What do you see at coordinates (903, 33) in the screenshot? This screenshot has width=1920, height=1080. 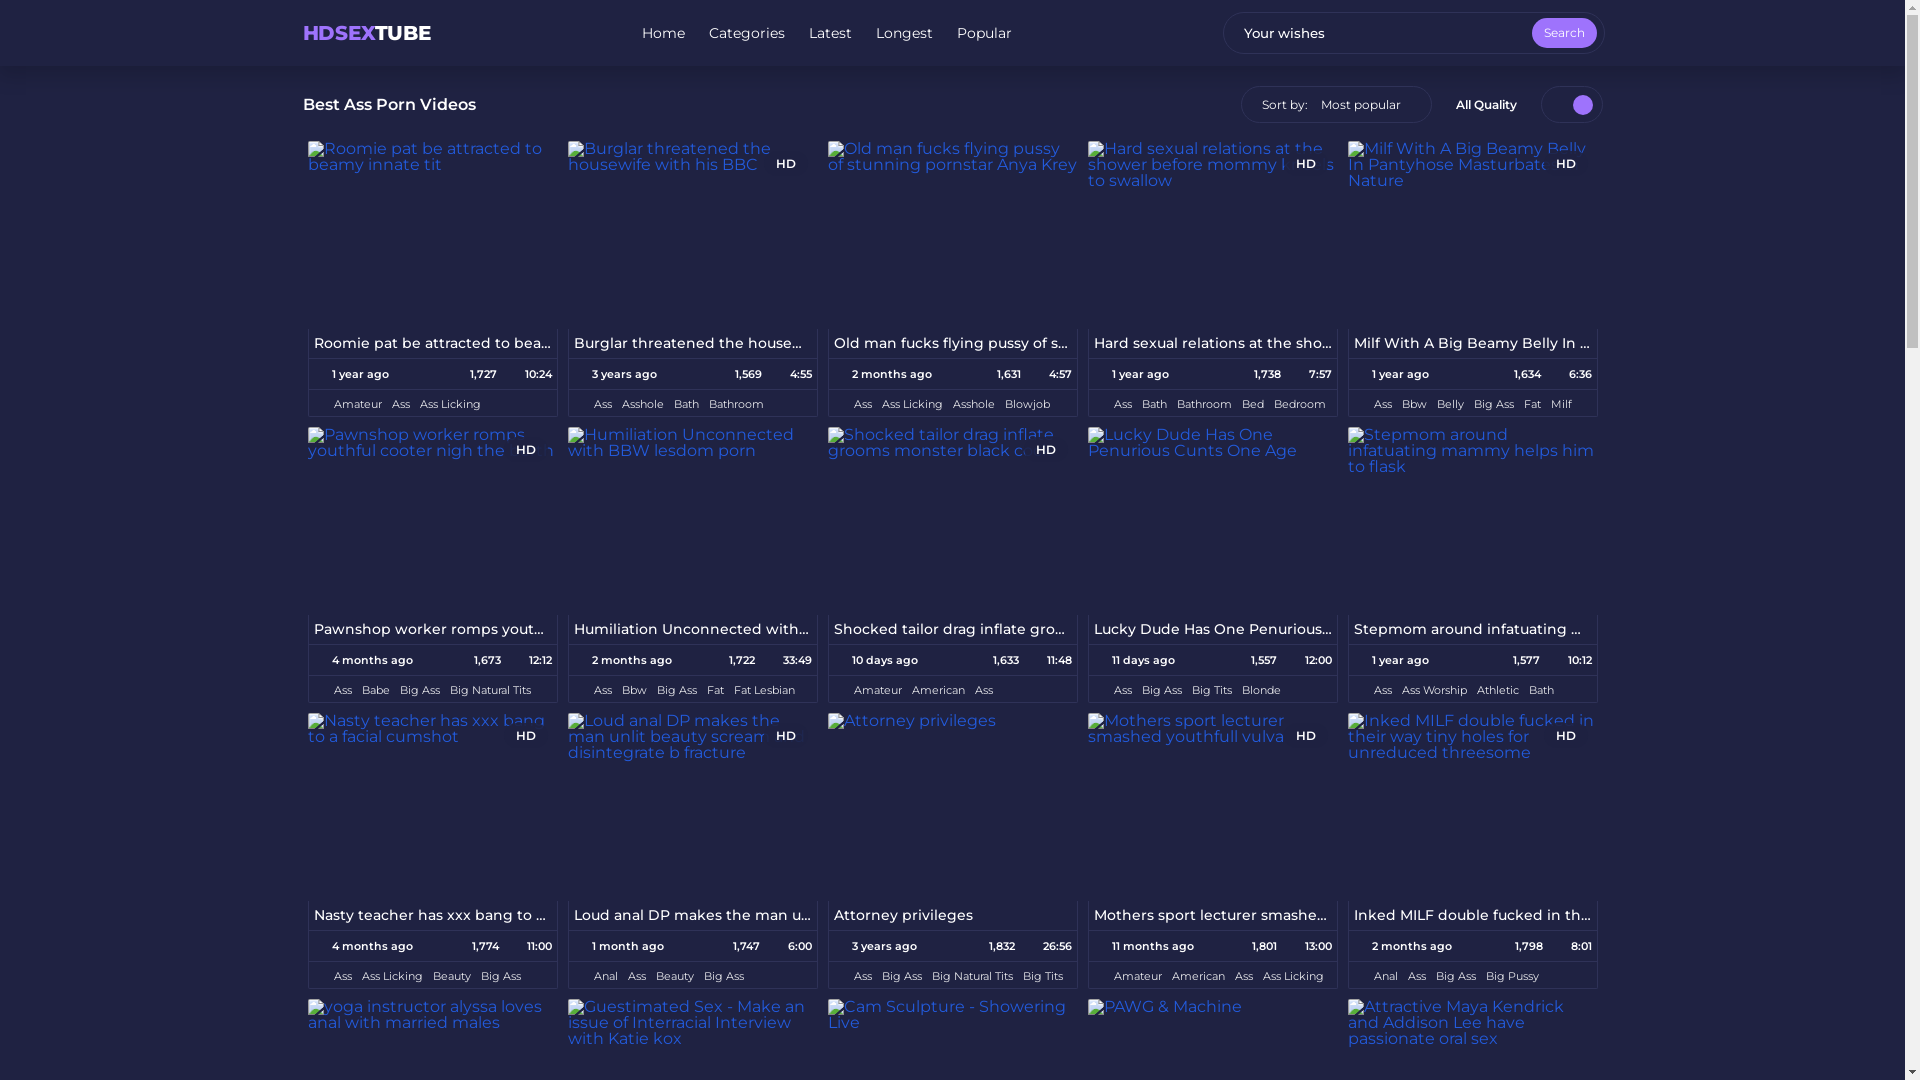 I see `'Longest'` at bounding box center [903, 33].